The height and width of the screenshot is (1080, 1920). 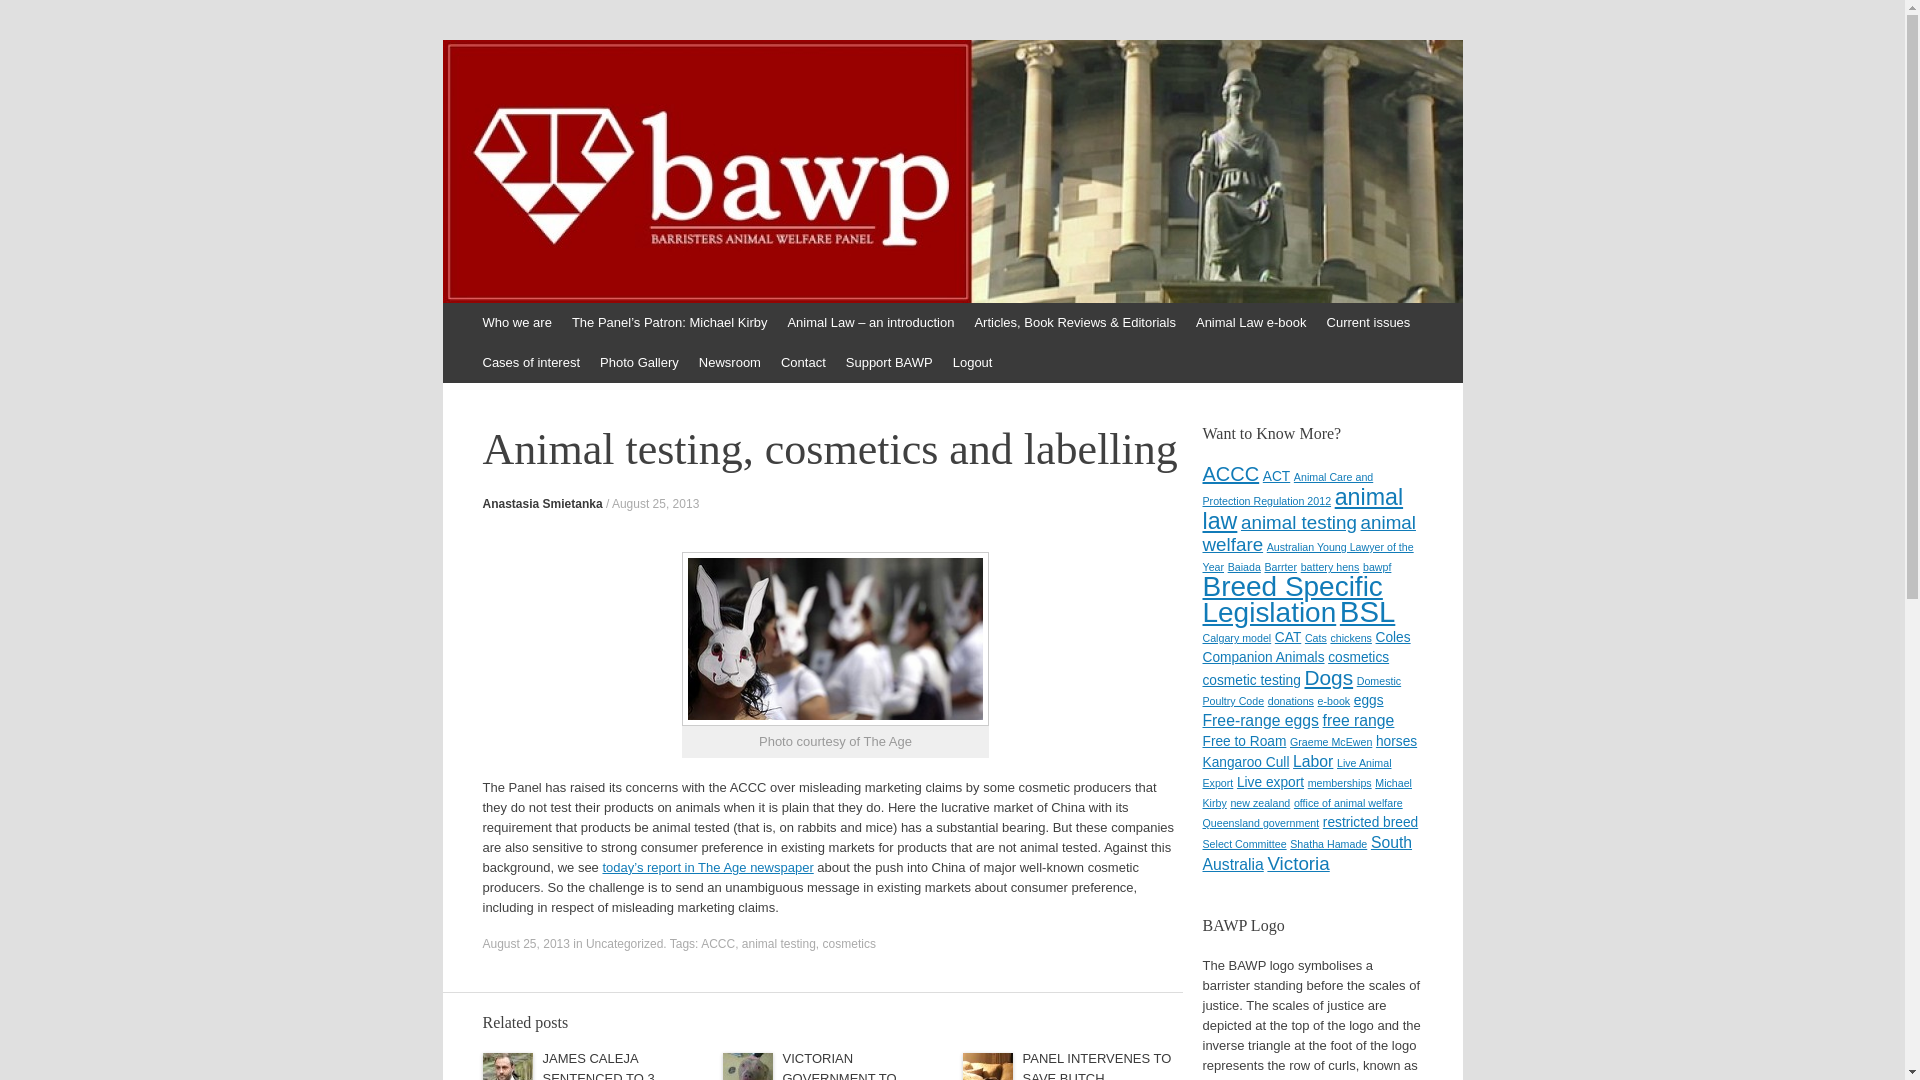 What do you see at coordinates (655, 503) in the screenshot?
I see `'August 25, 2013'` at bounding box center [655, 503].